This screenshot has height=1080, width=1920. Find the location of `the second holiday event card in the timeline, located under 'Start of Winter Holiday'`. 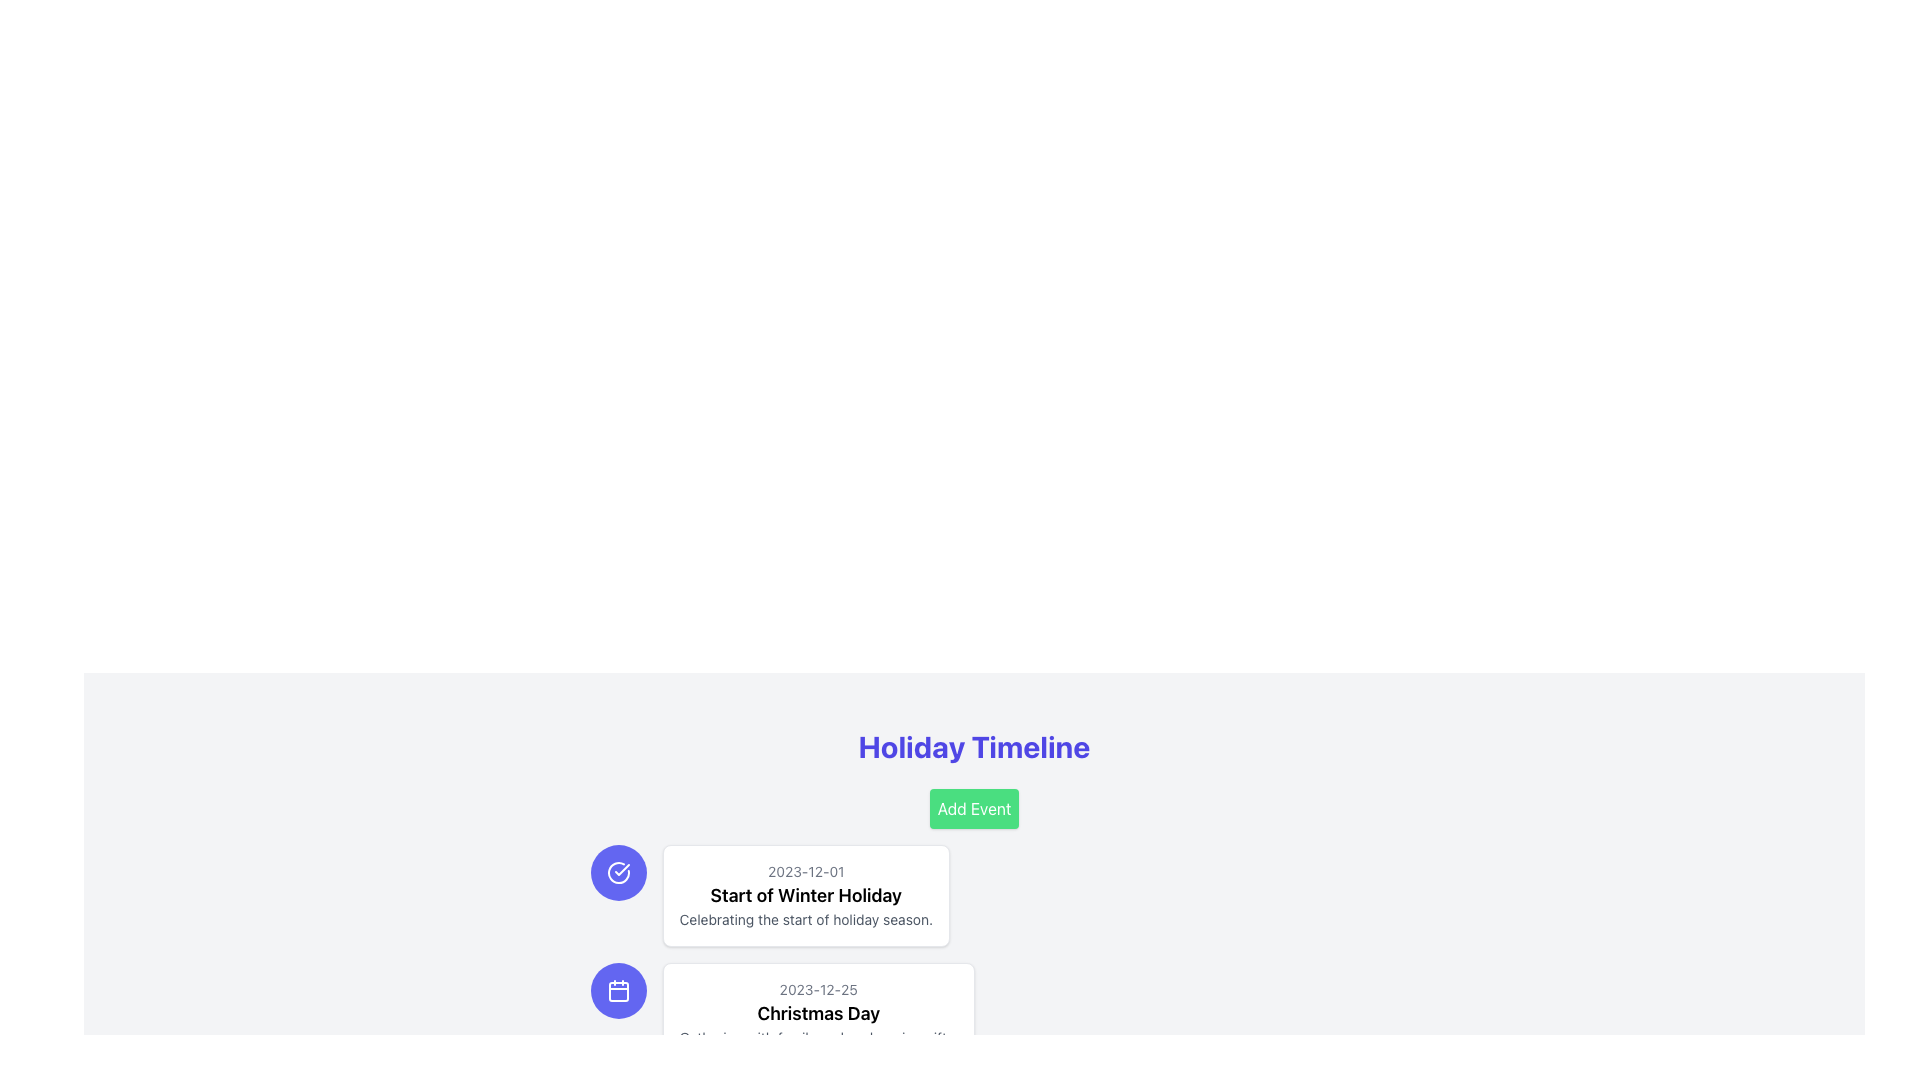

the second holiday event card in the timeline, located under 'Start of Winter Holiday' is located at coordinates (818, 1014).